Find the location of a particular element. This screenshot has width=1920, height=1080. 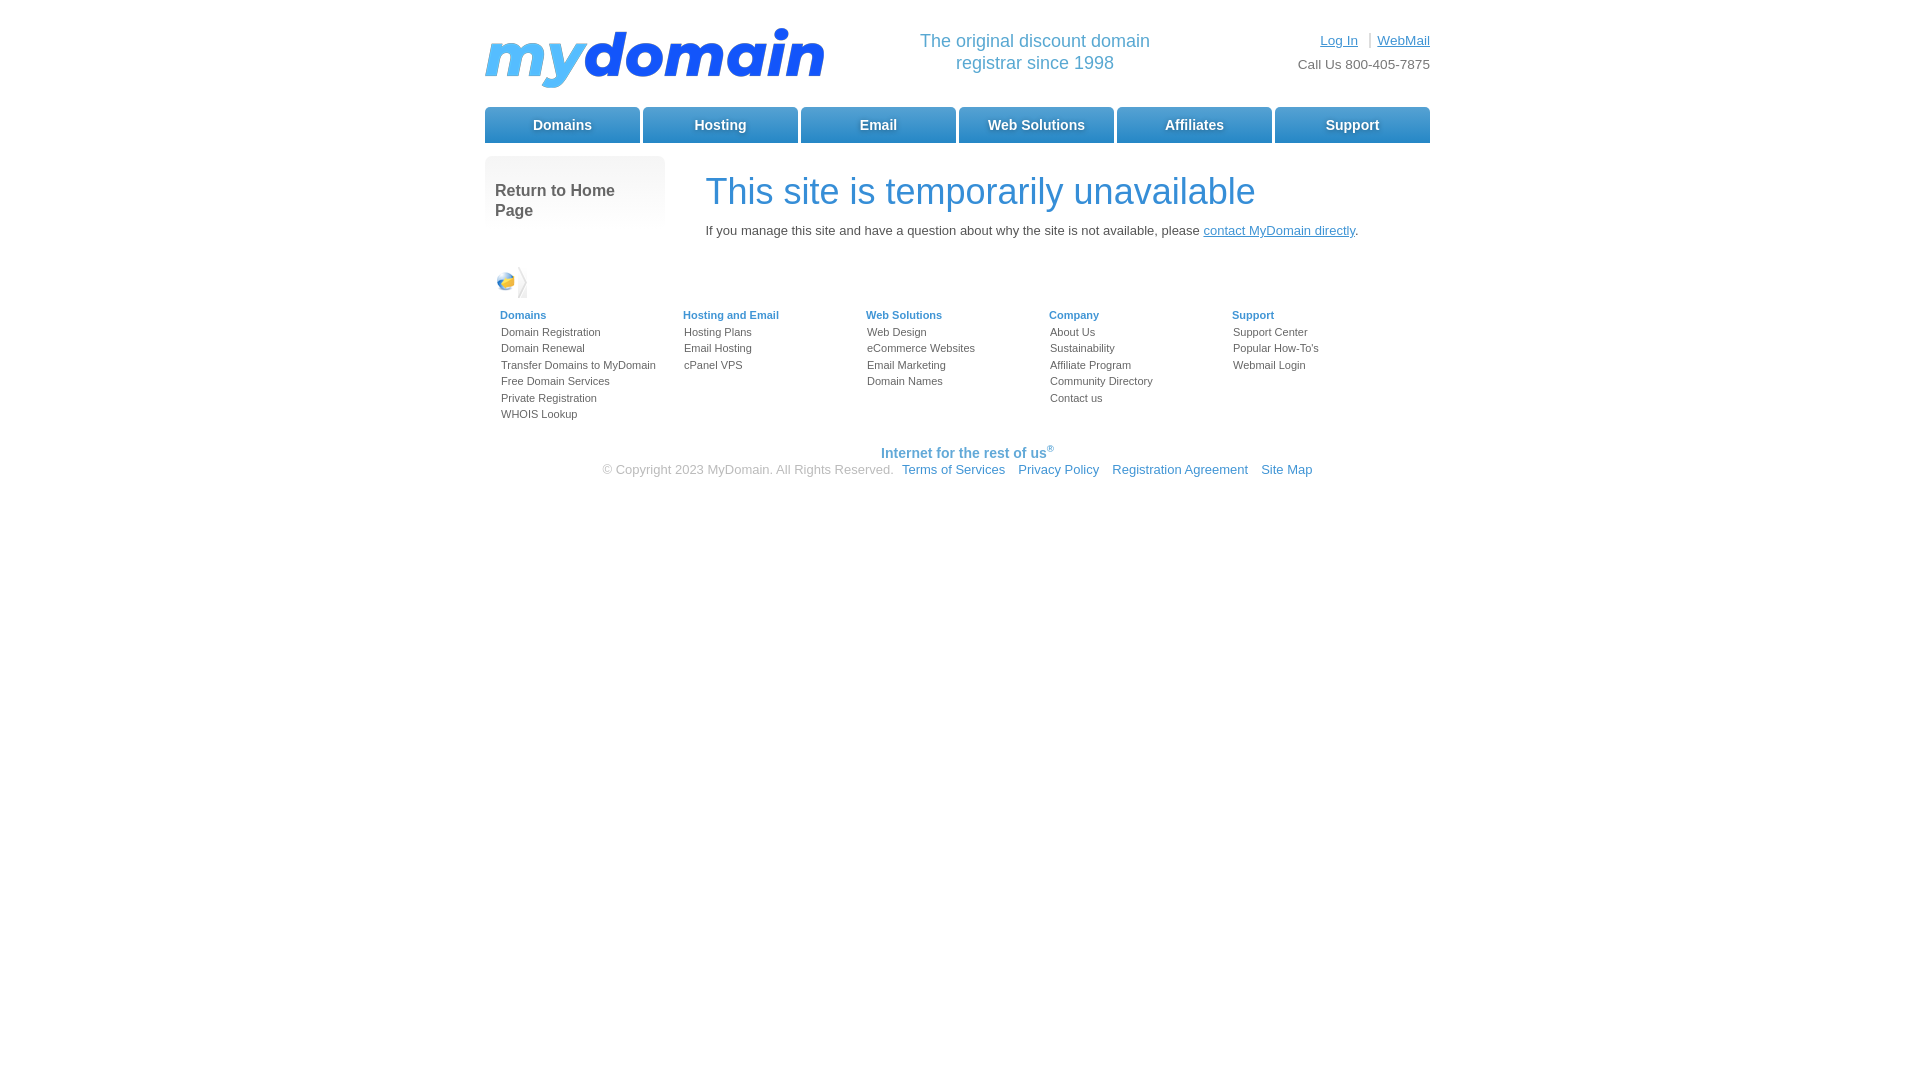

'Domain Names' is located at coordinates (904, 381).